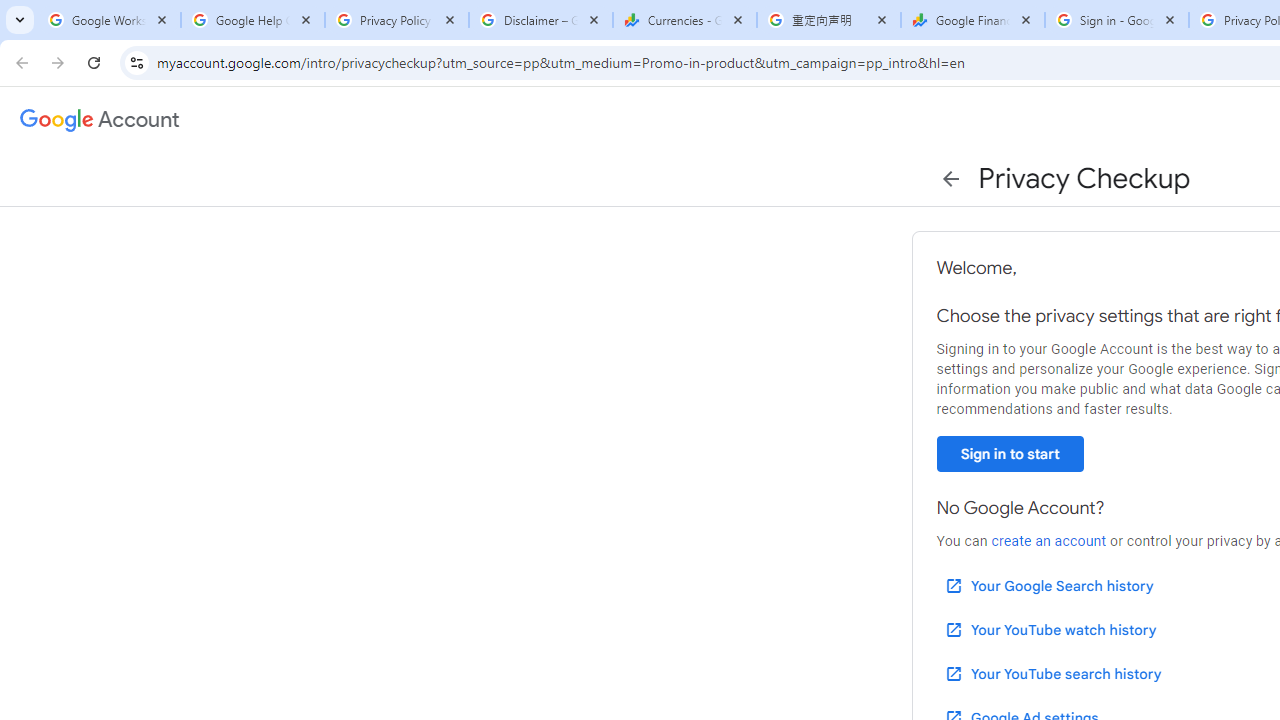 The height and width of the screenshot is (720, 1280). I want to click on 'Sign in to start', so click(1009, 454).